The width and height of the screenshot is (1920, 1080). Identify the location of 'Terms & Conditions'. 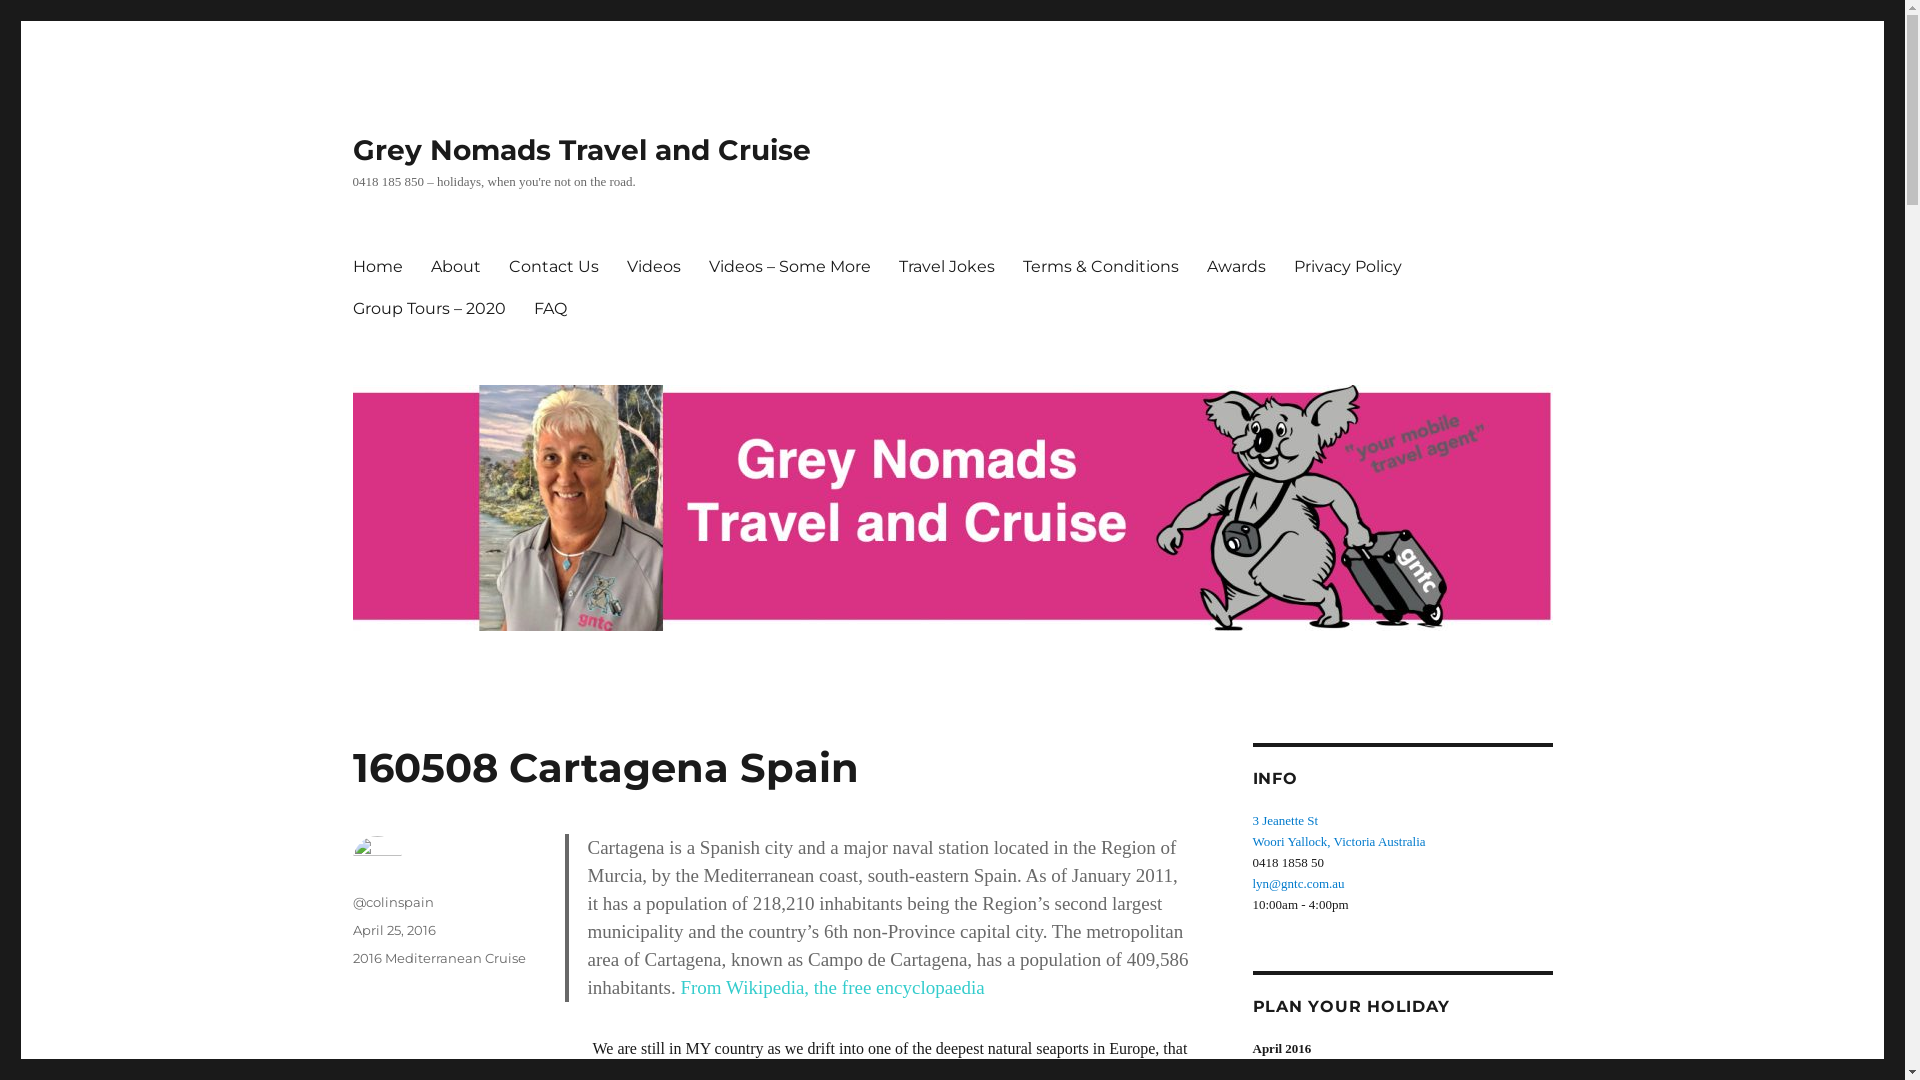
(1098, 265).